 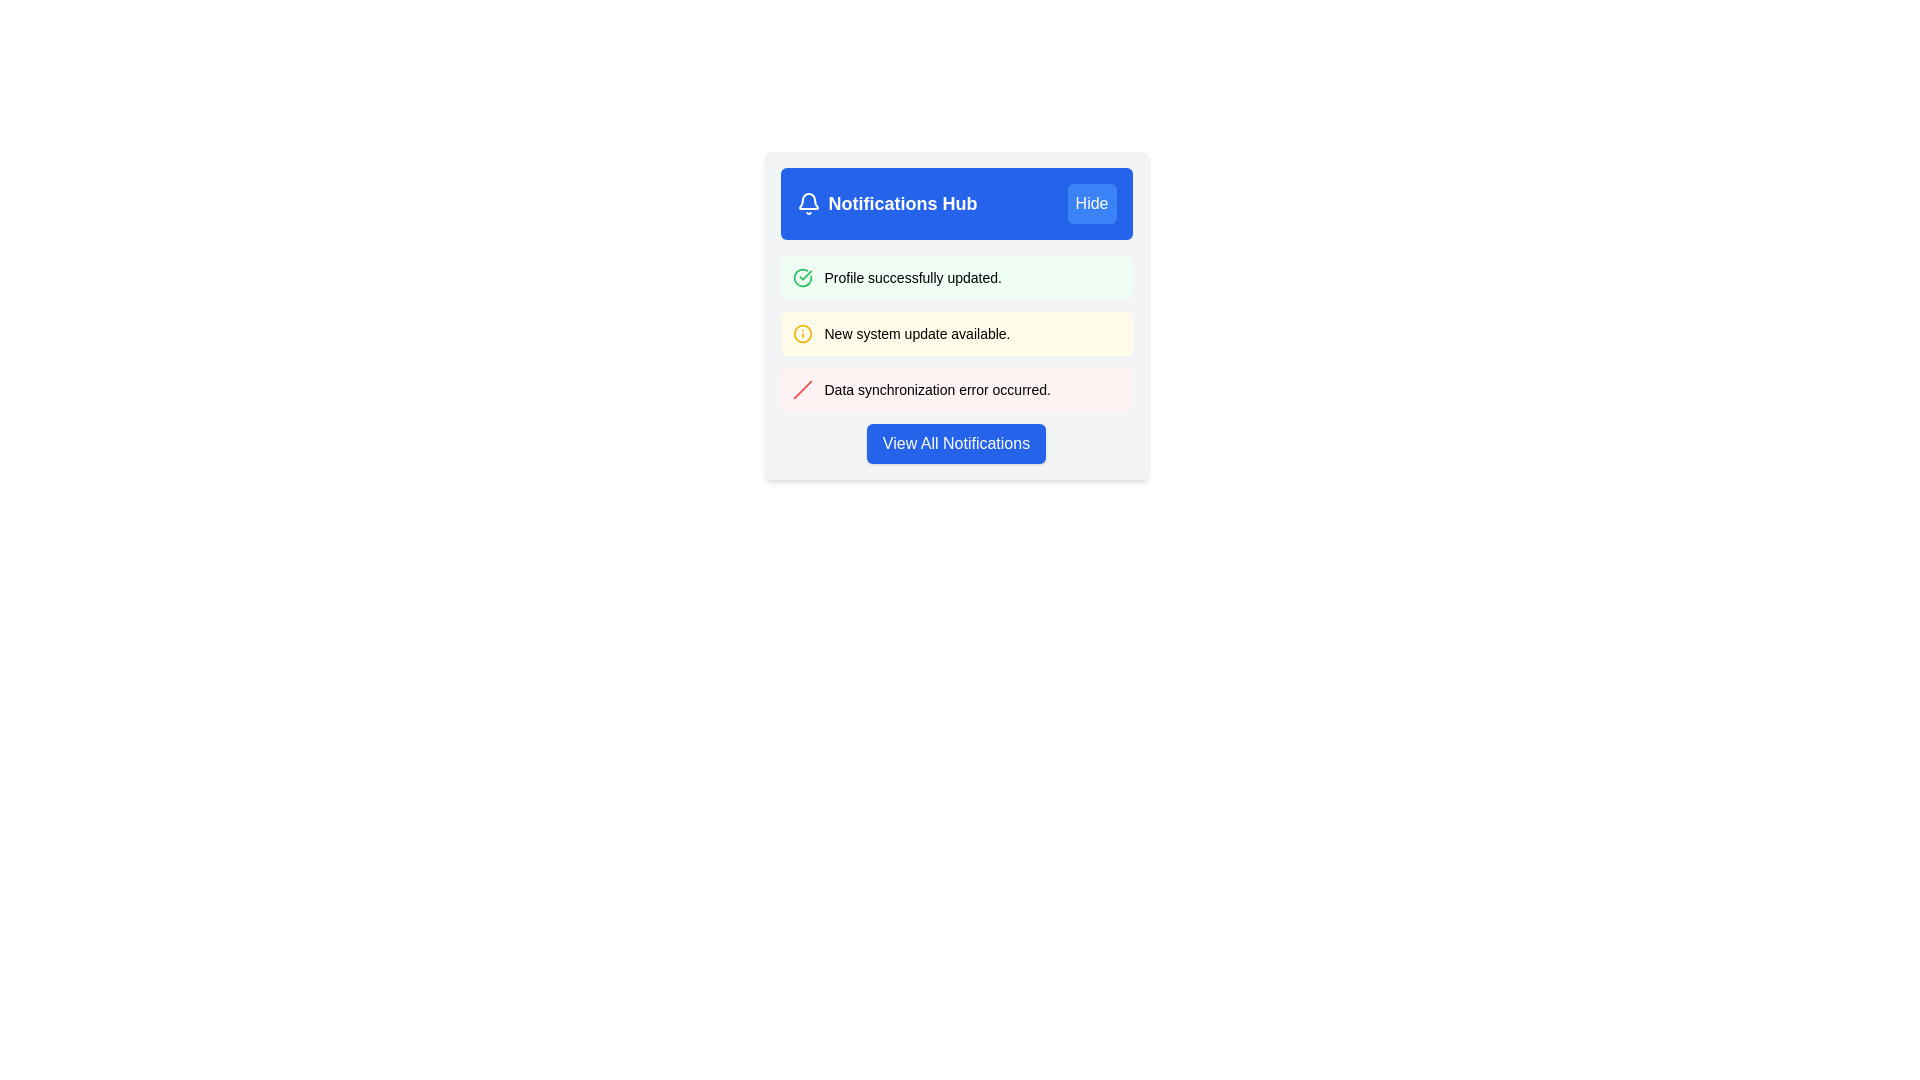 I want to click on the third notification box in the Notifications Hub that indicates a data synchronization issue, situated between a yellow notification and a blue button labeled 'View All Notifications', so click(x=955, y=389).